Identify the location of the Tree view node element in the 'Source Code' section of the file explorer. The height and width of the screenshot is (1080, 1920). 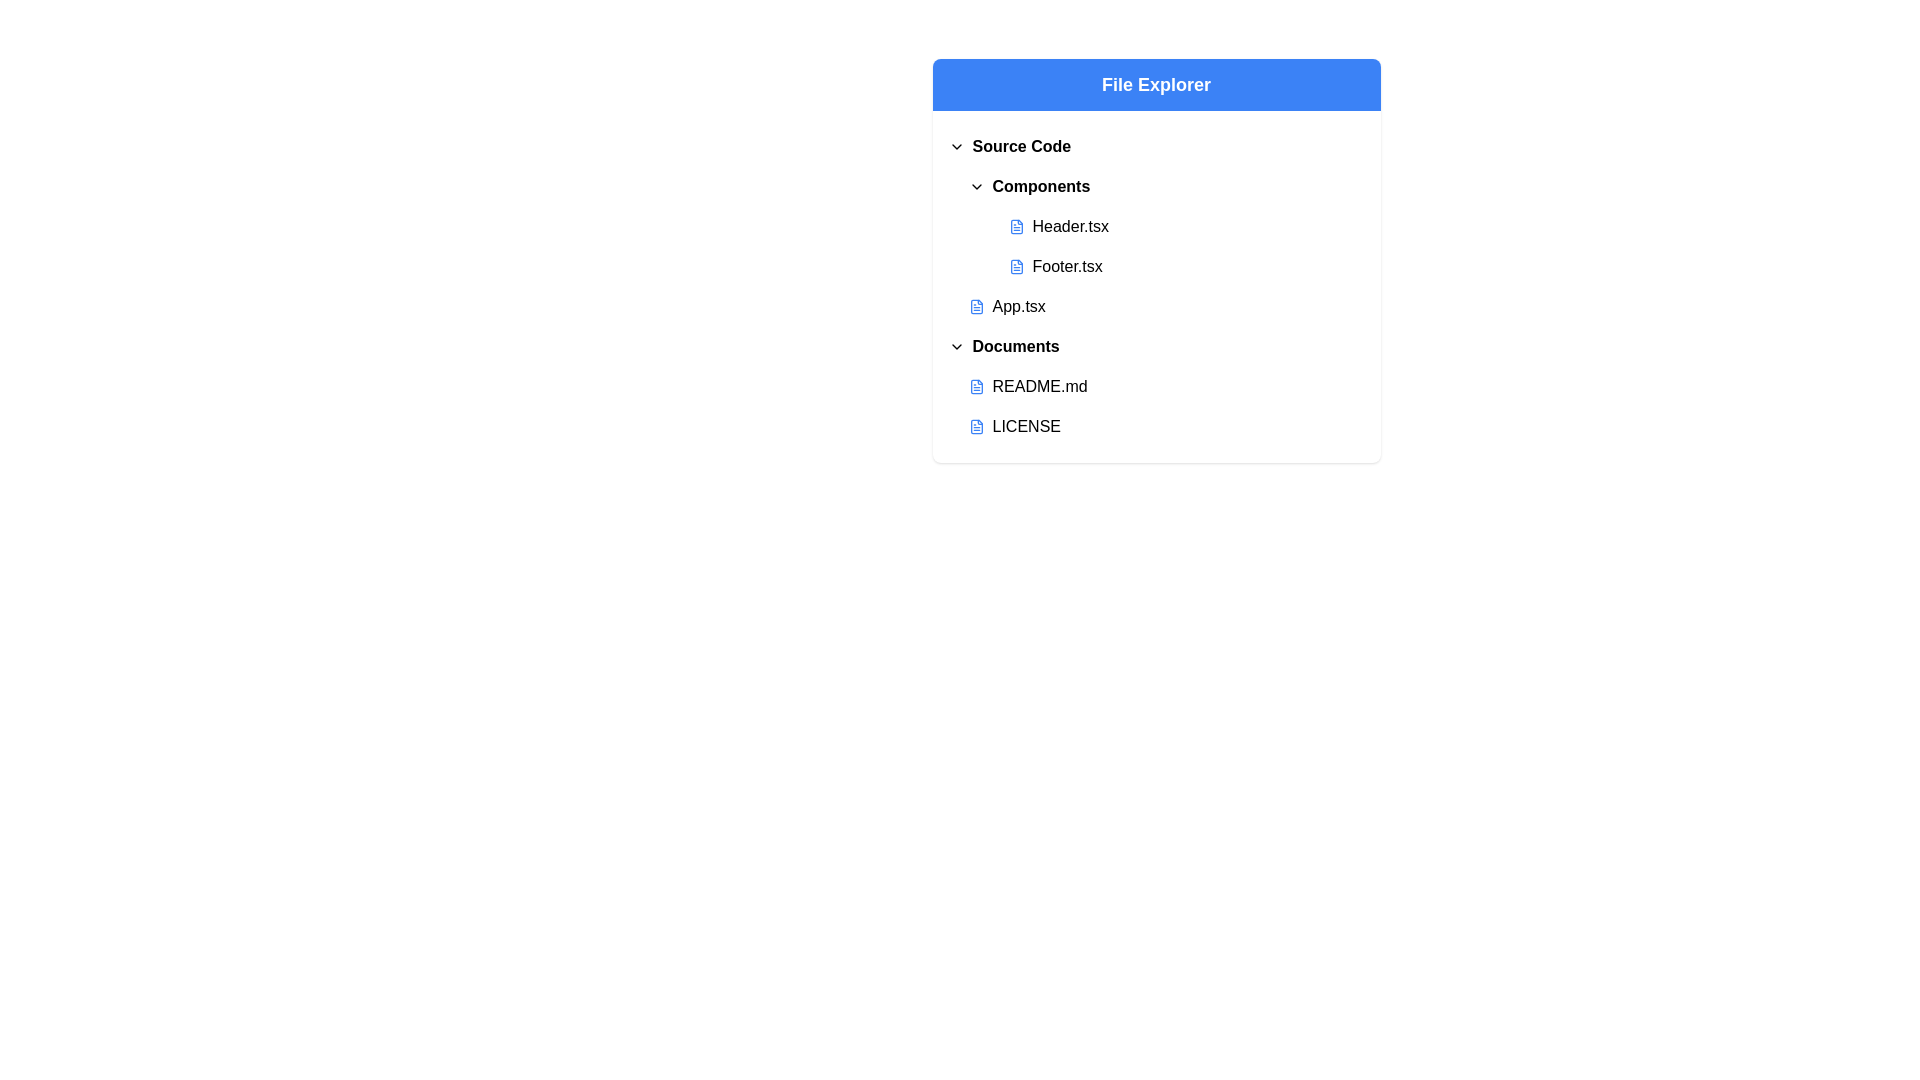
(1156, 226).